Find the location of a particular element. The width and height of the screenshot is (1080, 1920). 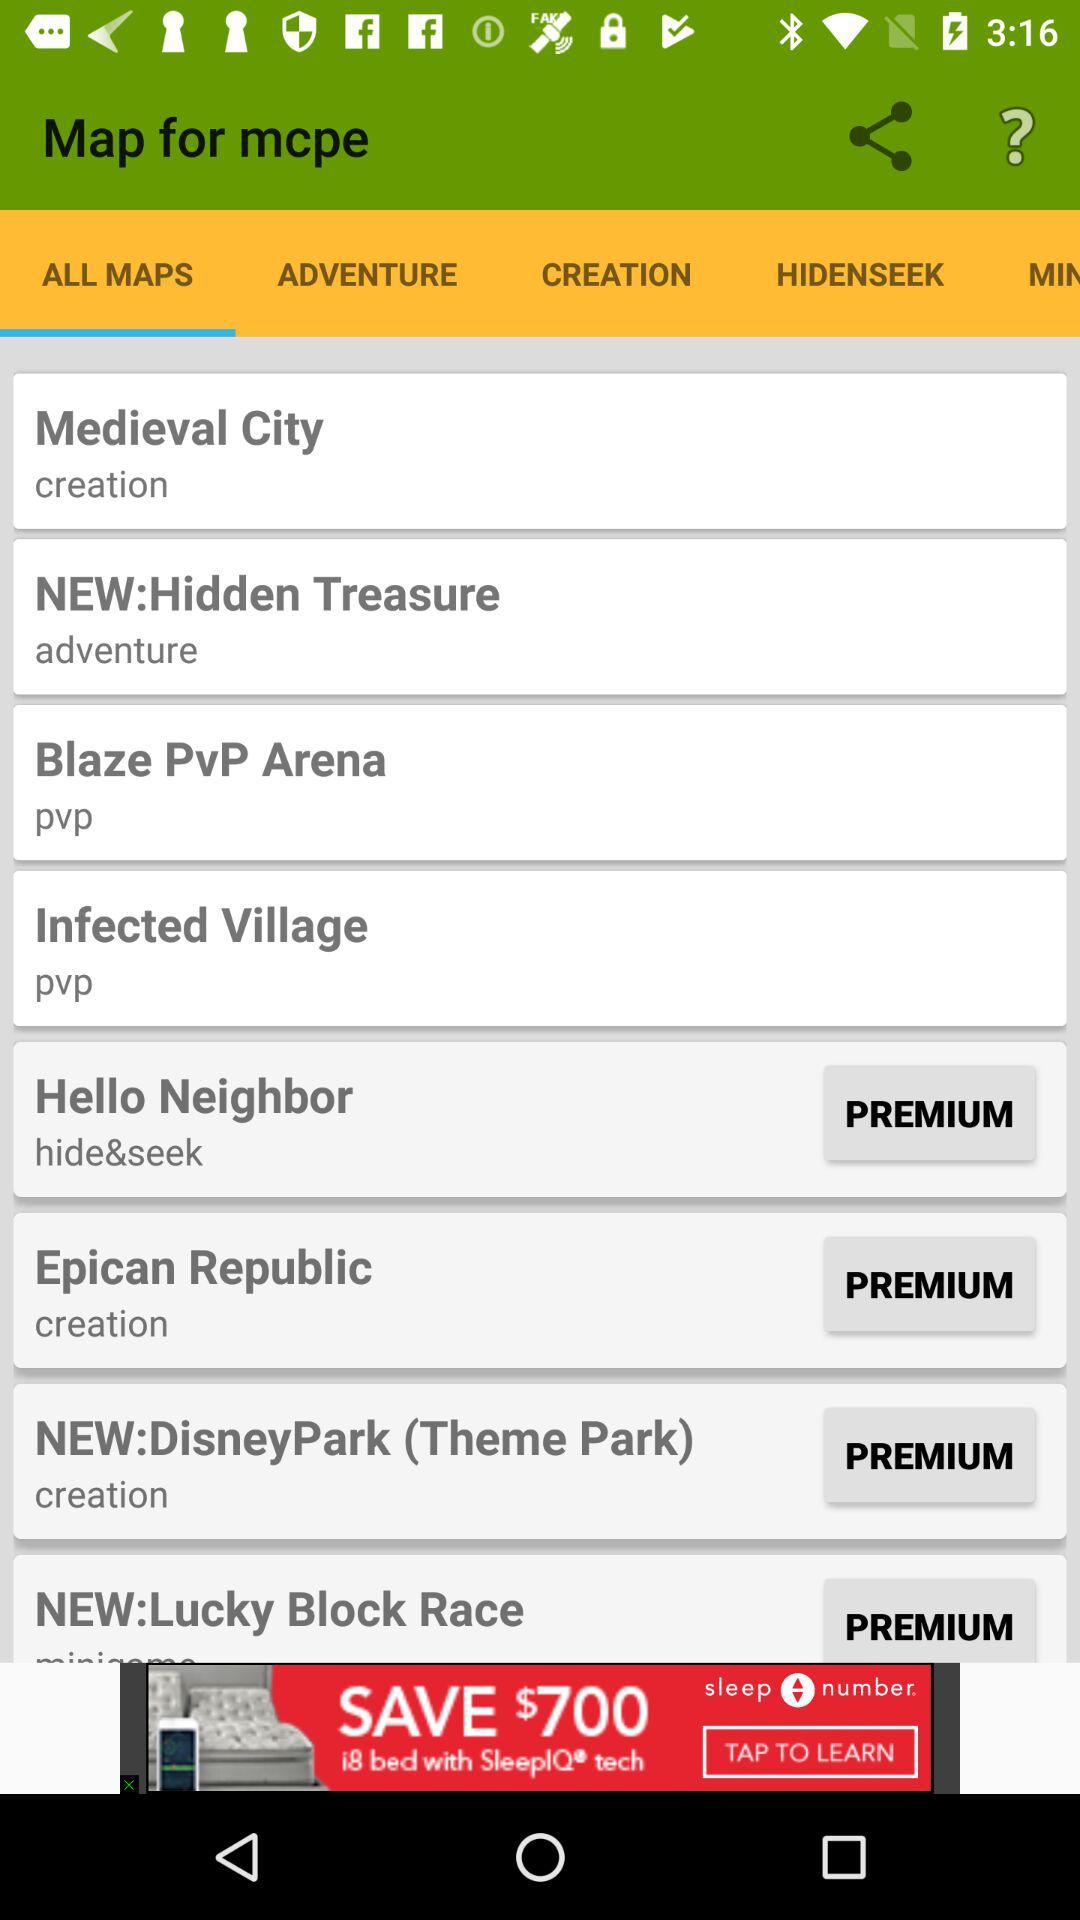

icon above medieval city item is located at coordinates (117, 272).